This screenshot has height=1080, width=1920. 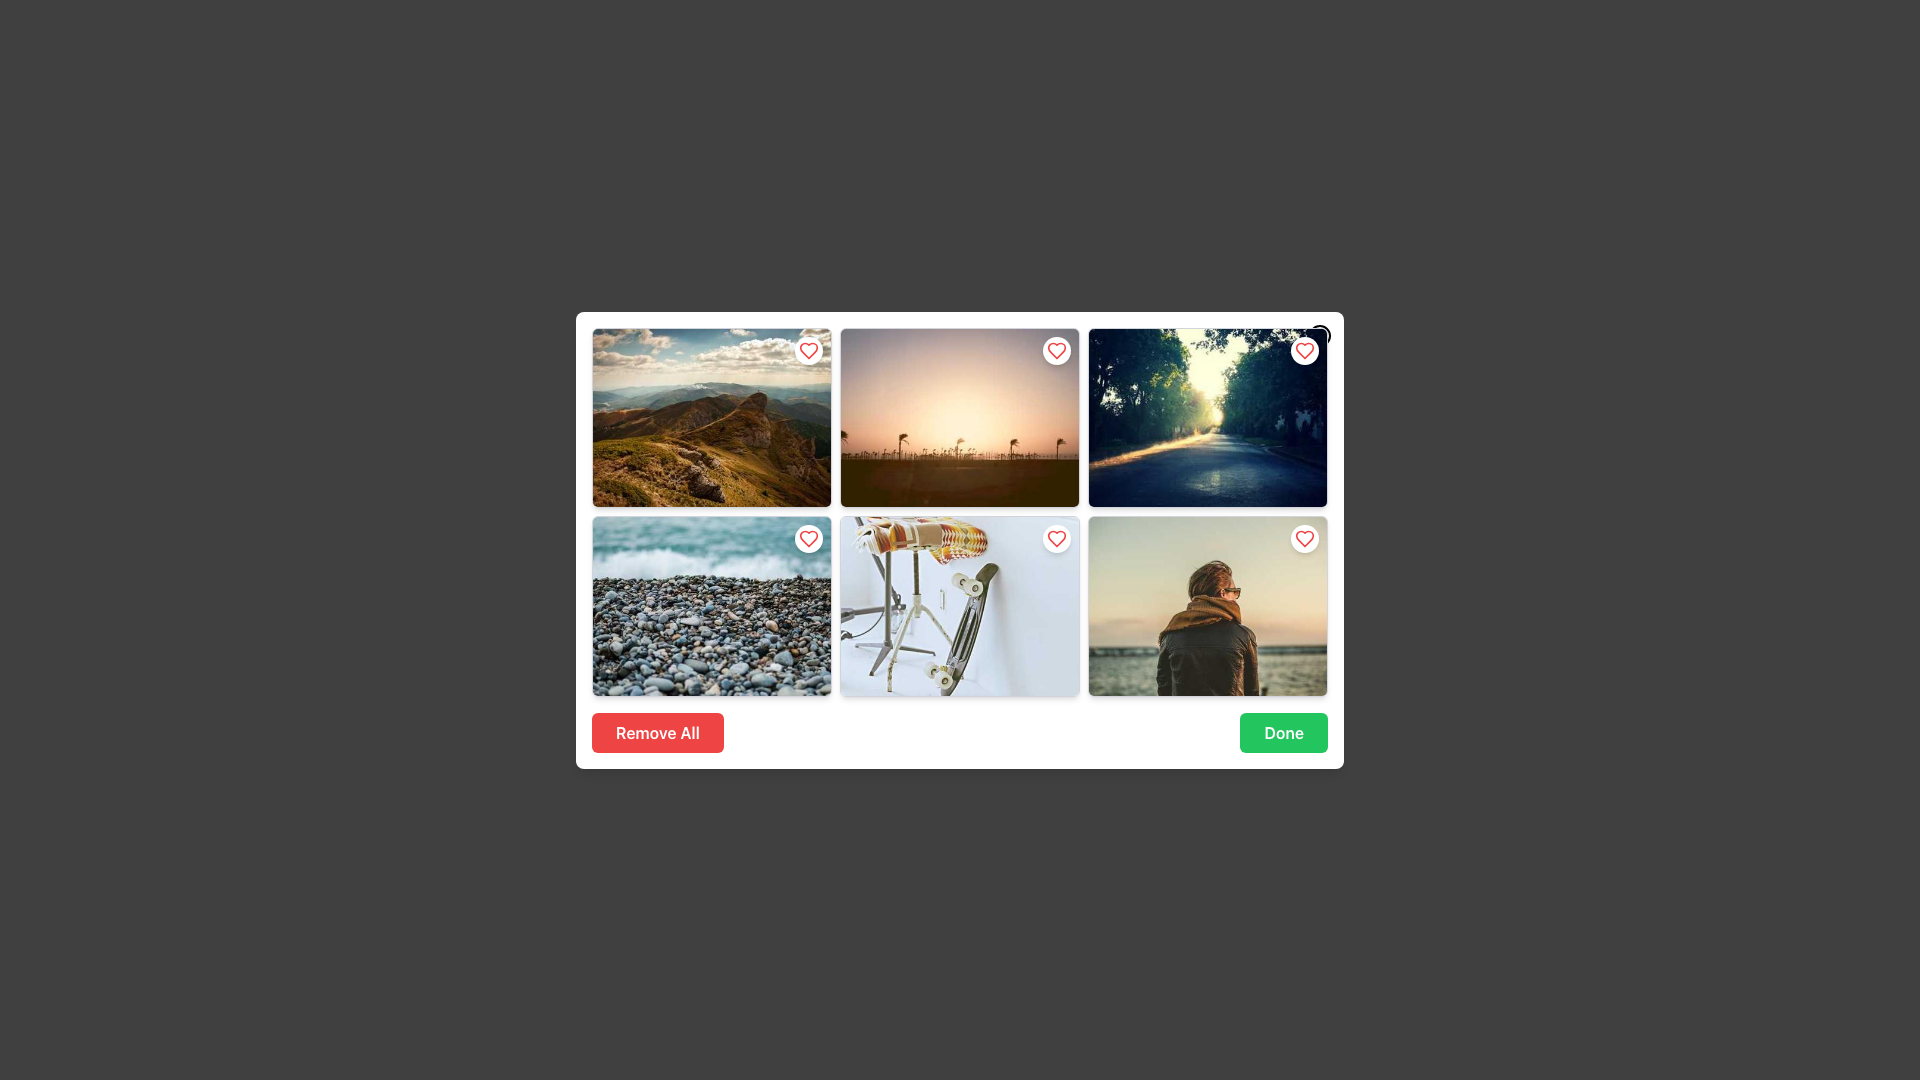 I want to click on the 'like' or 'favorite' toggle button located at the top-right corner of the bottom-right image card, so click(x=1305, y=538).